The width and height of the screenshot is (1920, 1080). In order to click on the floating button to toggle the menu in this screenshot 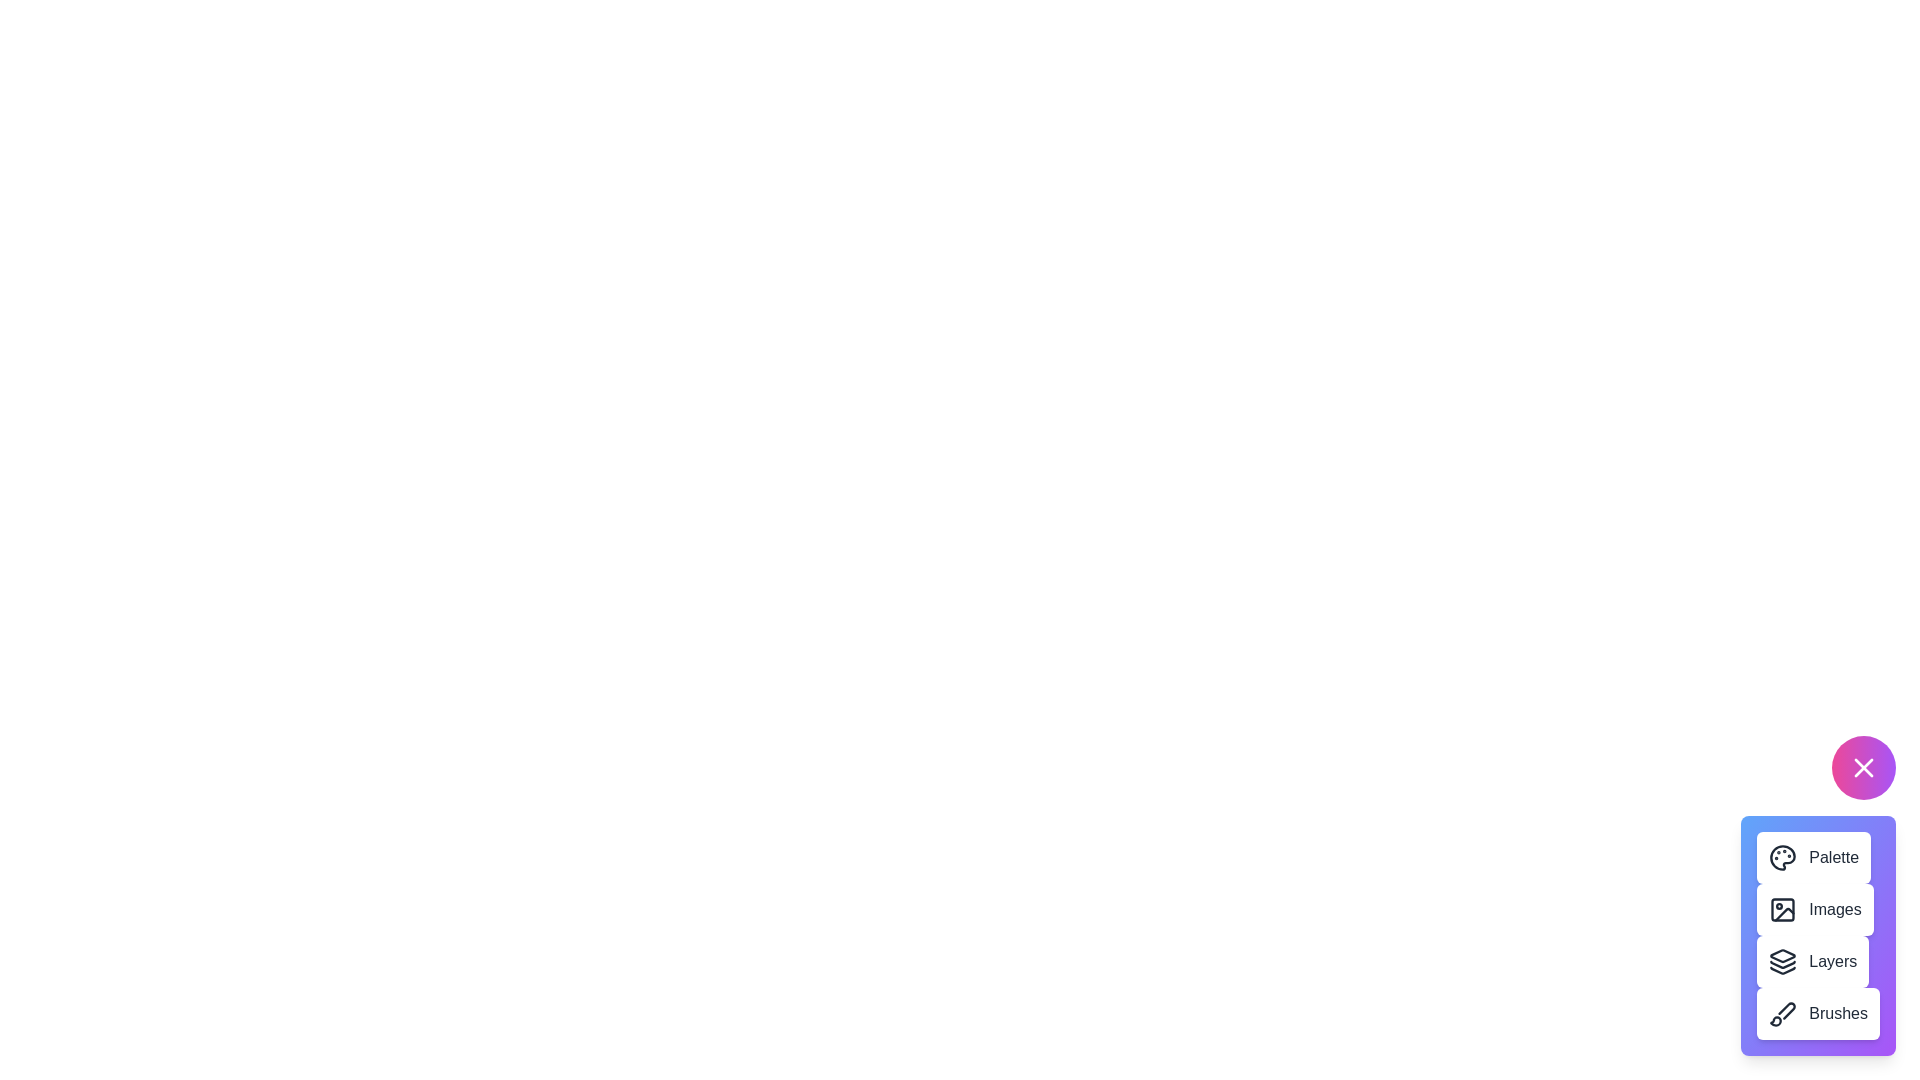, I will do `click(1862, 766)`.